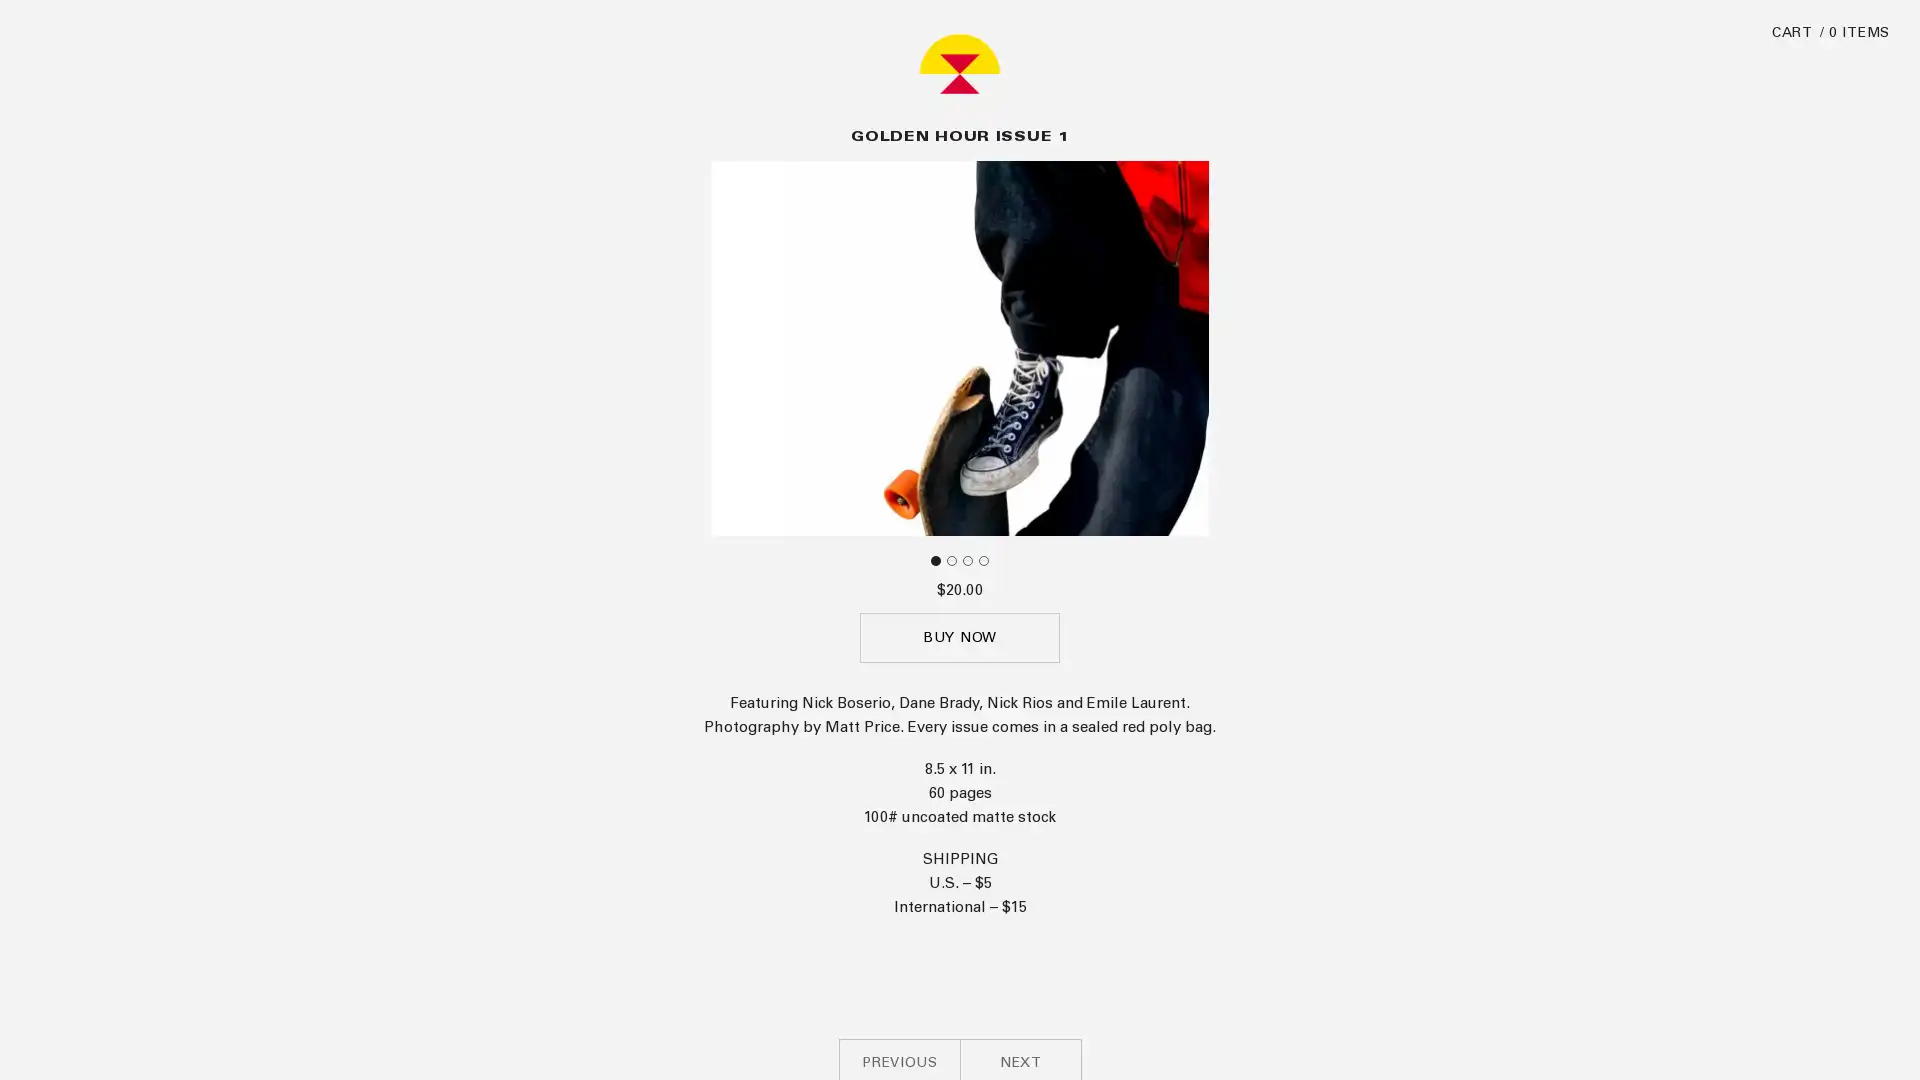 The image size is (1920, 1080). What do you see at coordinates (960, 640) in the screenshot?
I see `BUY NOW` at bounding box center [960, 640].